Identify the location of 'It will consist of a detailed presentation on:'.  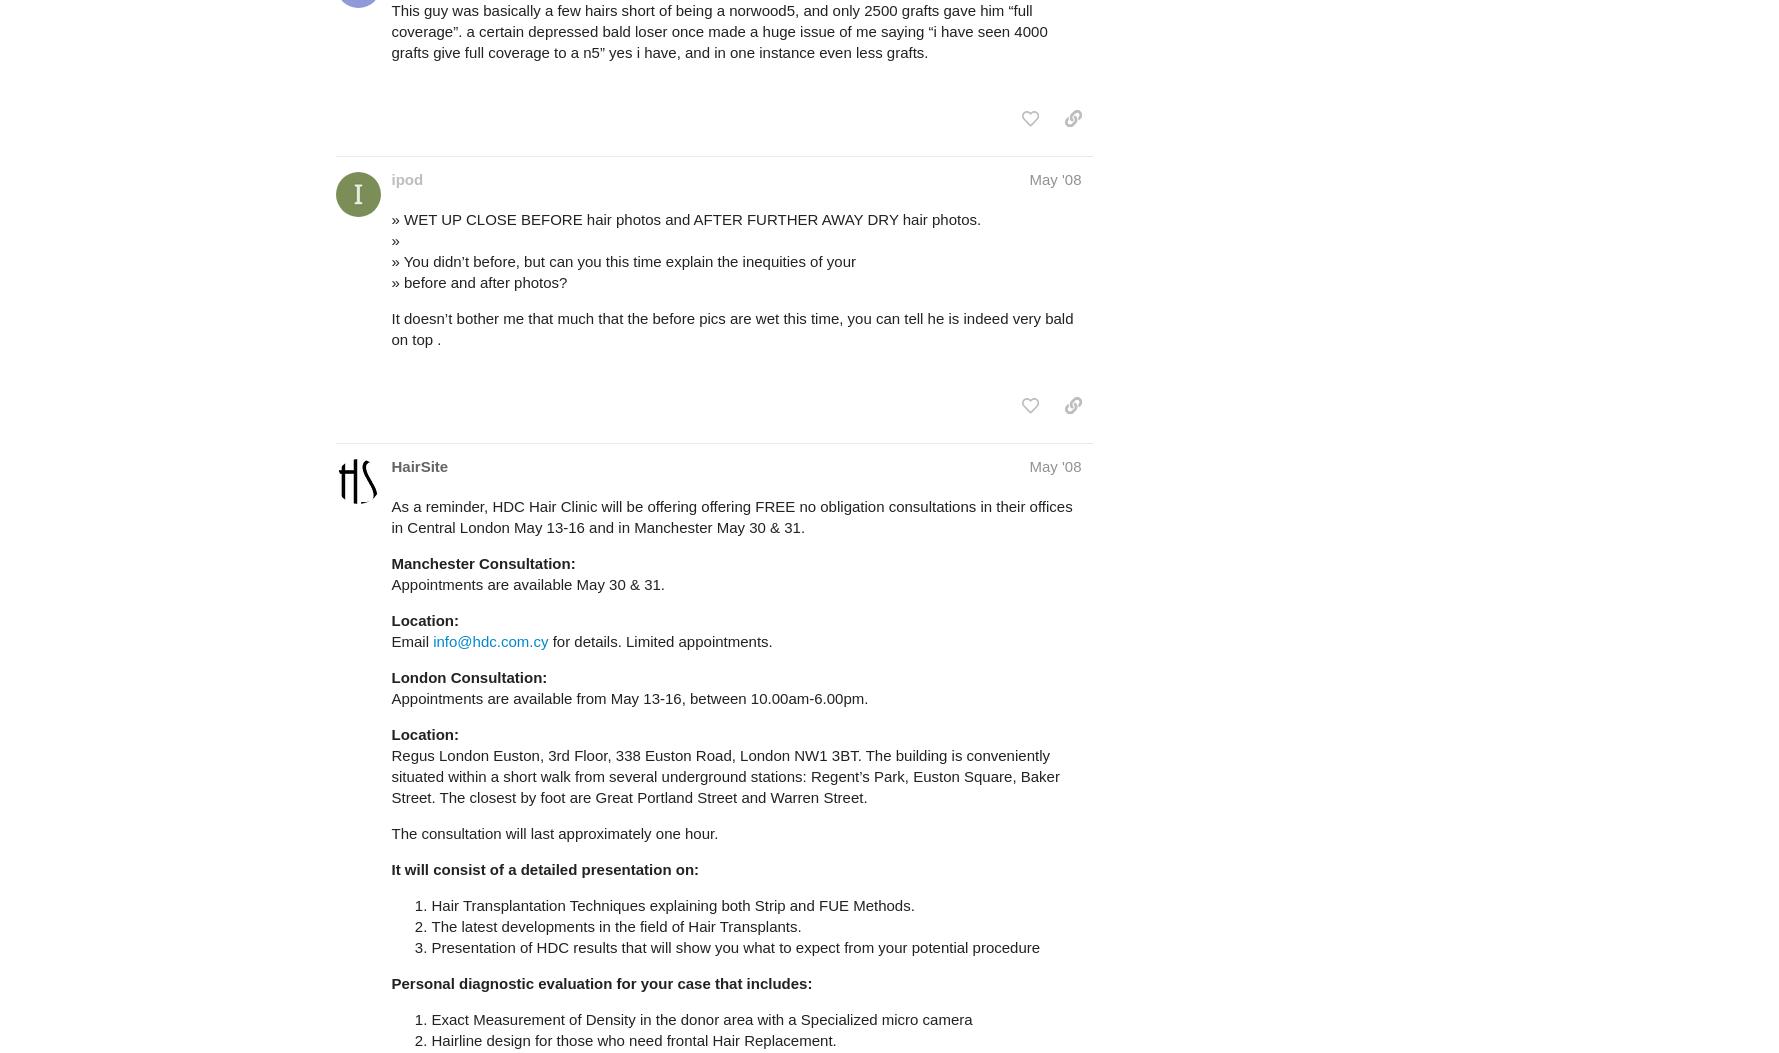
(544, 869).